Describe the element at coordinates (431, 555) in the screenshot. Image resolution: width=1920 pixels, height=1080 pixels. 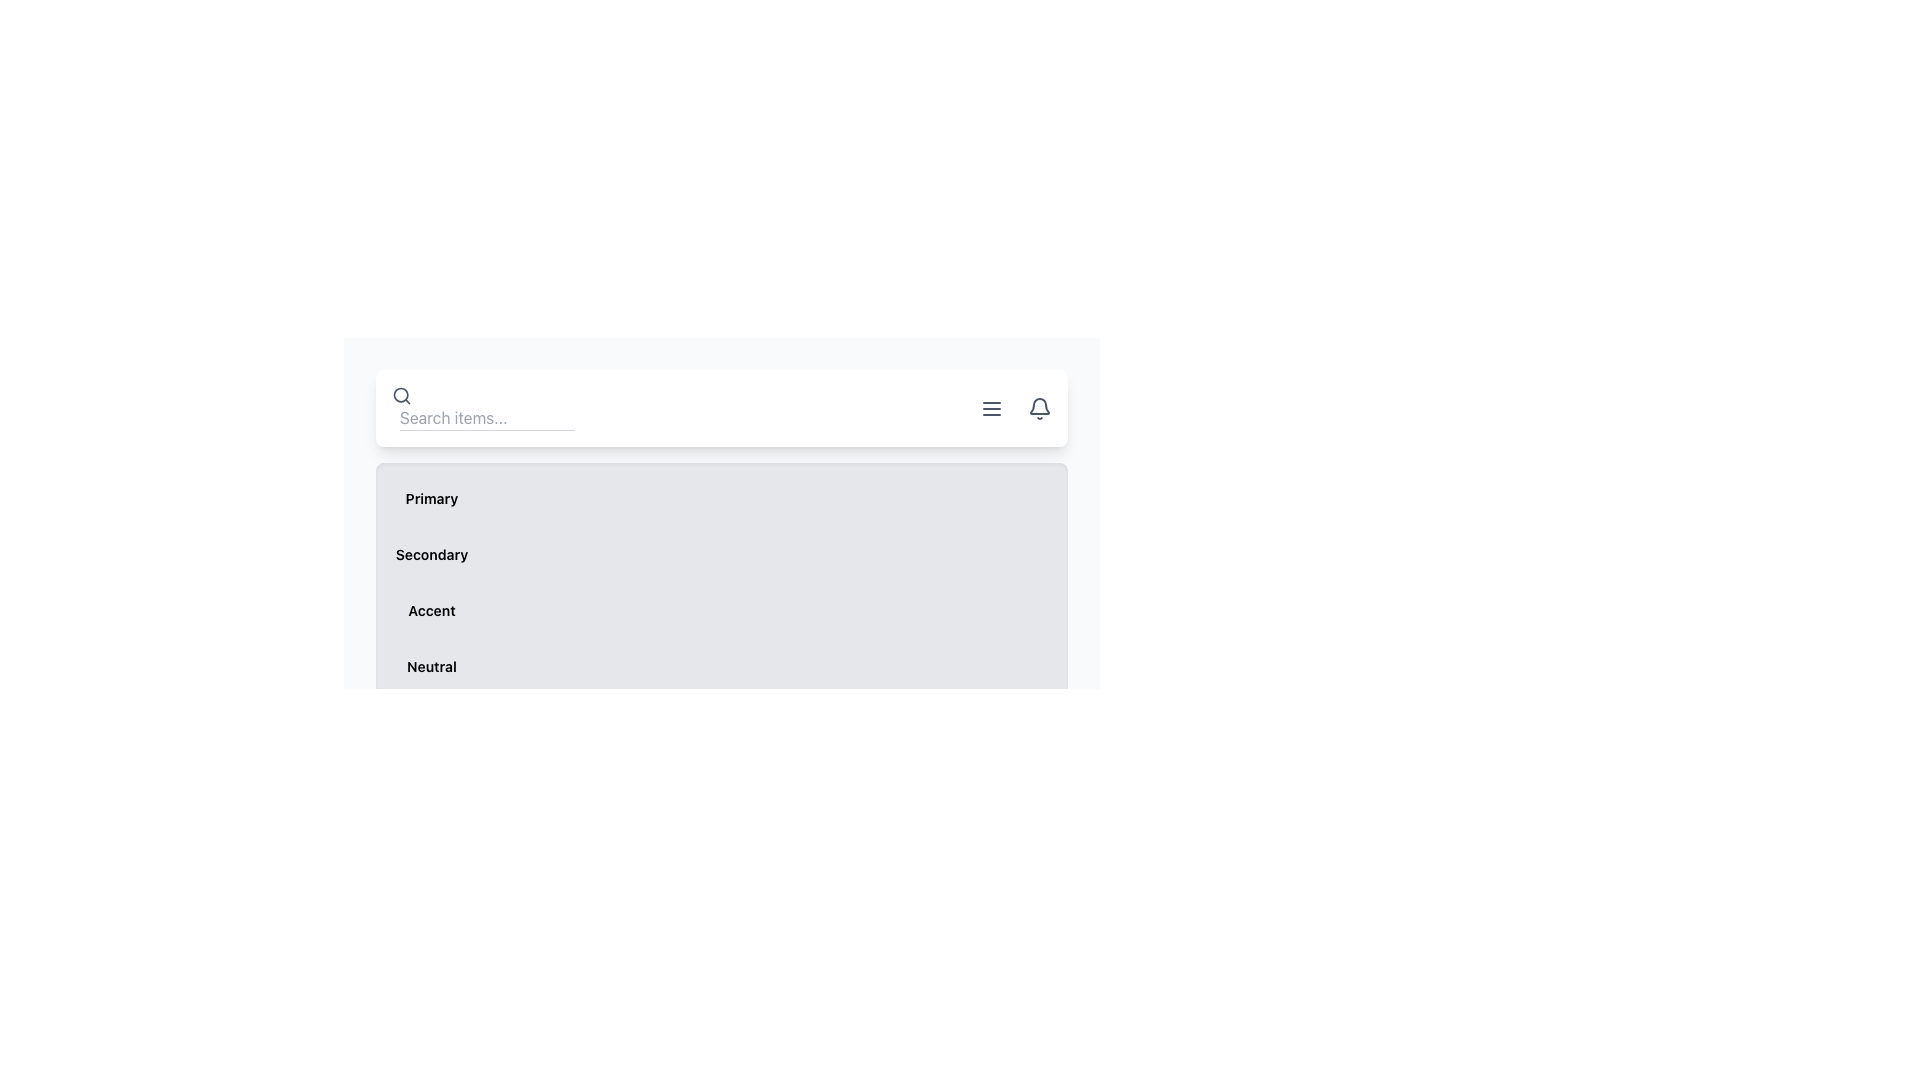
I see `the text label displaying 'Secondary', which is the first element in a horizontal group and has a bold font style` at that location.